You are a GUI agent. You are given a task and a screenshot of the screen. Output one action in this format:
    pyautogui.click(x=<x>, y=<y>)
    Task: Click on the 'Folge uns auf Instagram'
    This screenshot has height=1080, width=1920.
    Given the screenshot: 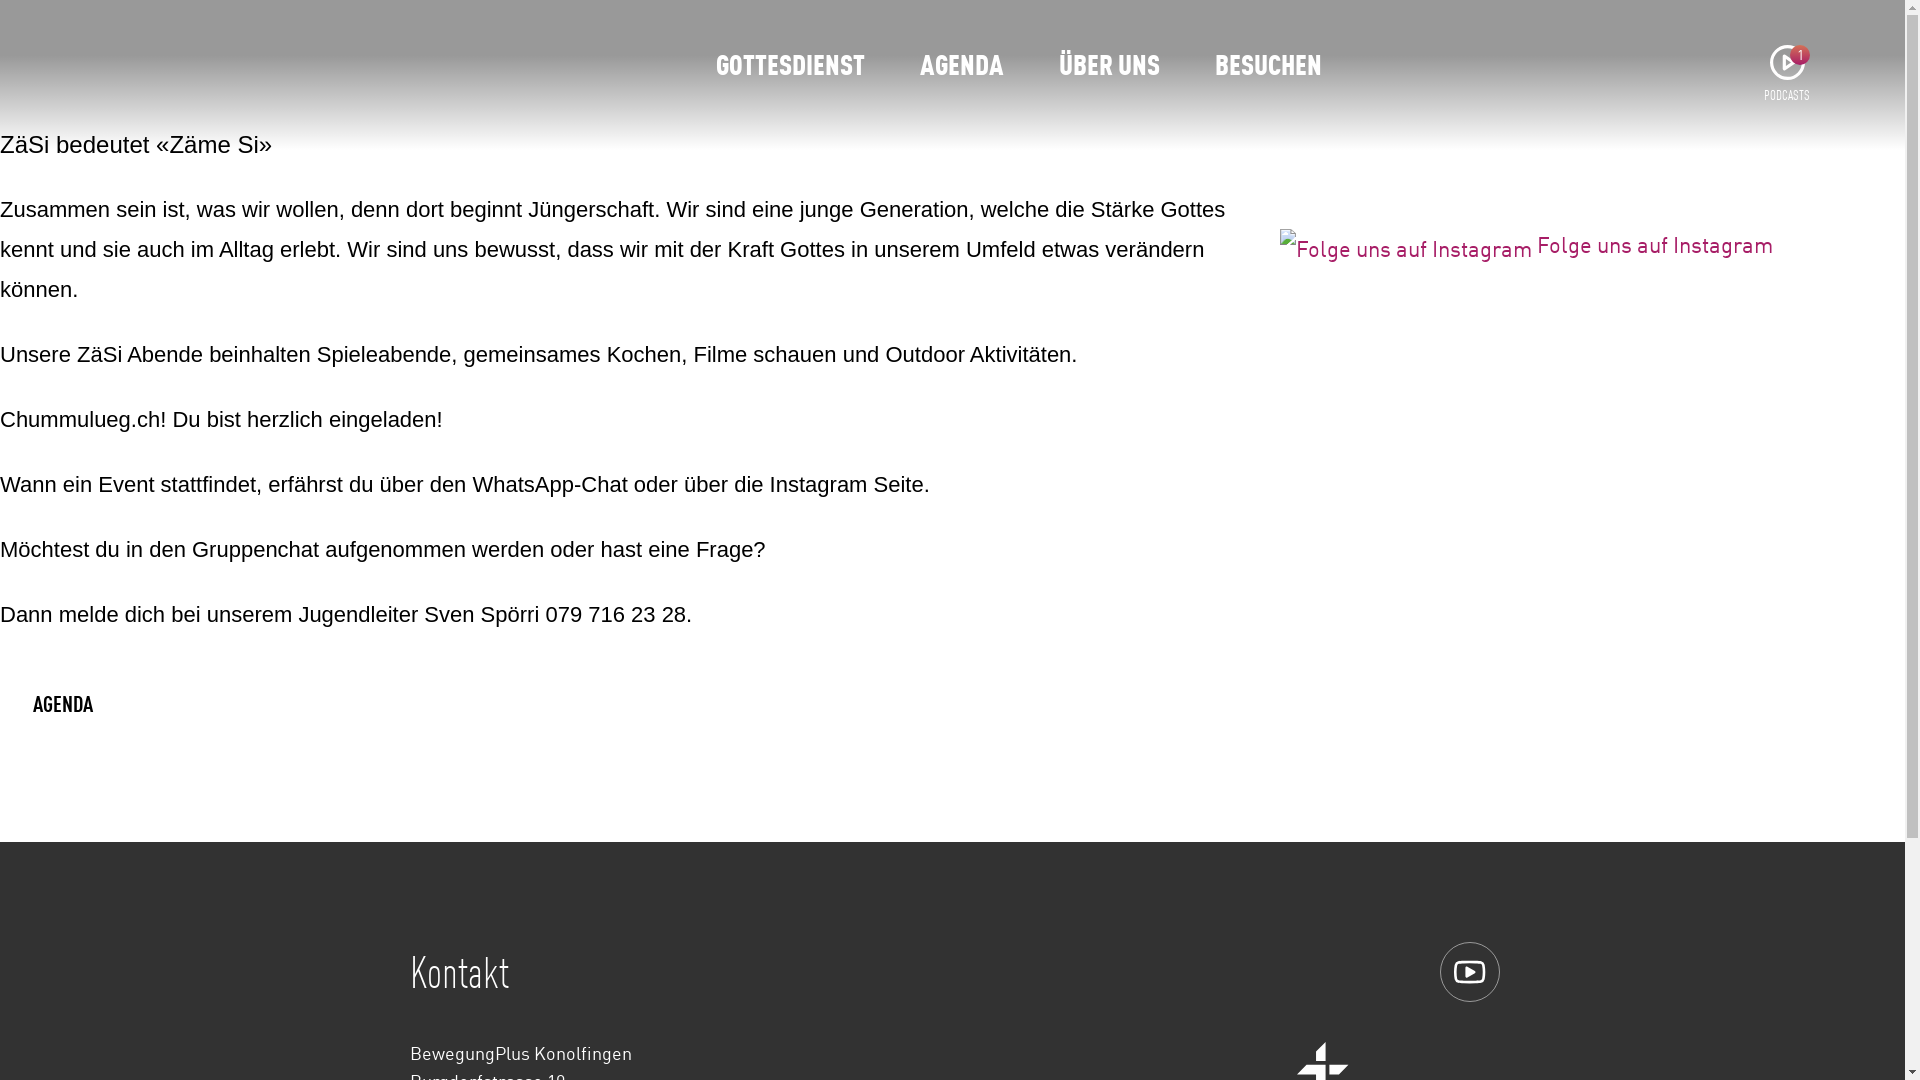 What is the action you would take?
    pyautogui.click(x=1405, y=246)
    